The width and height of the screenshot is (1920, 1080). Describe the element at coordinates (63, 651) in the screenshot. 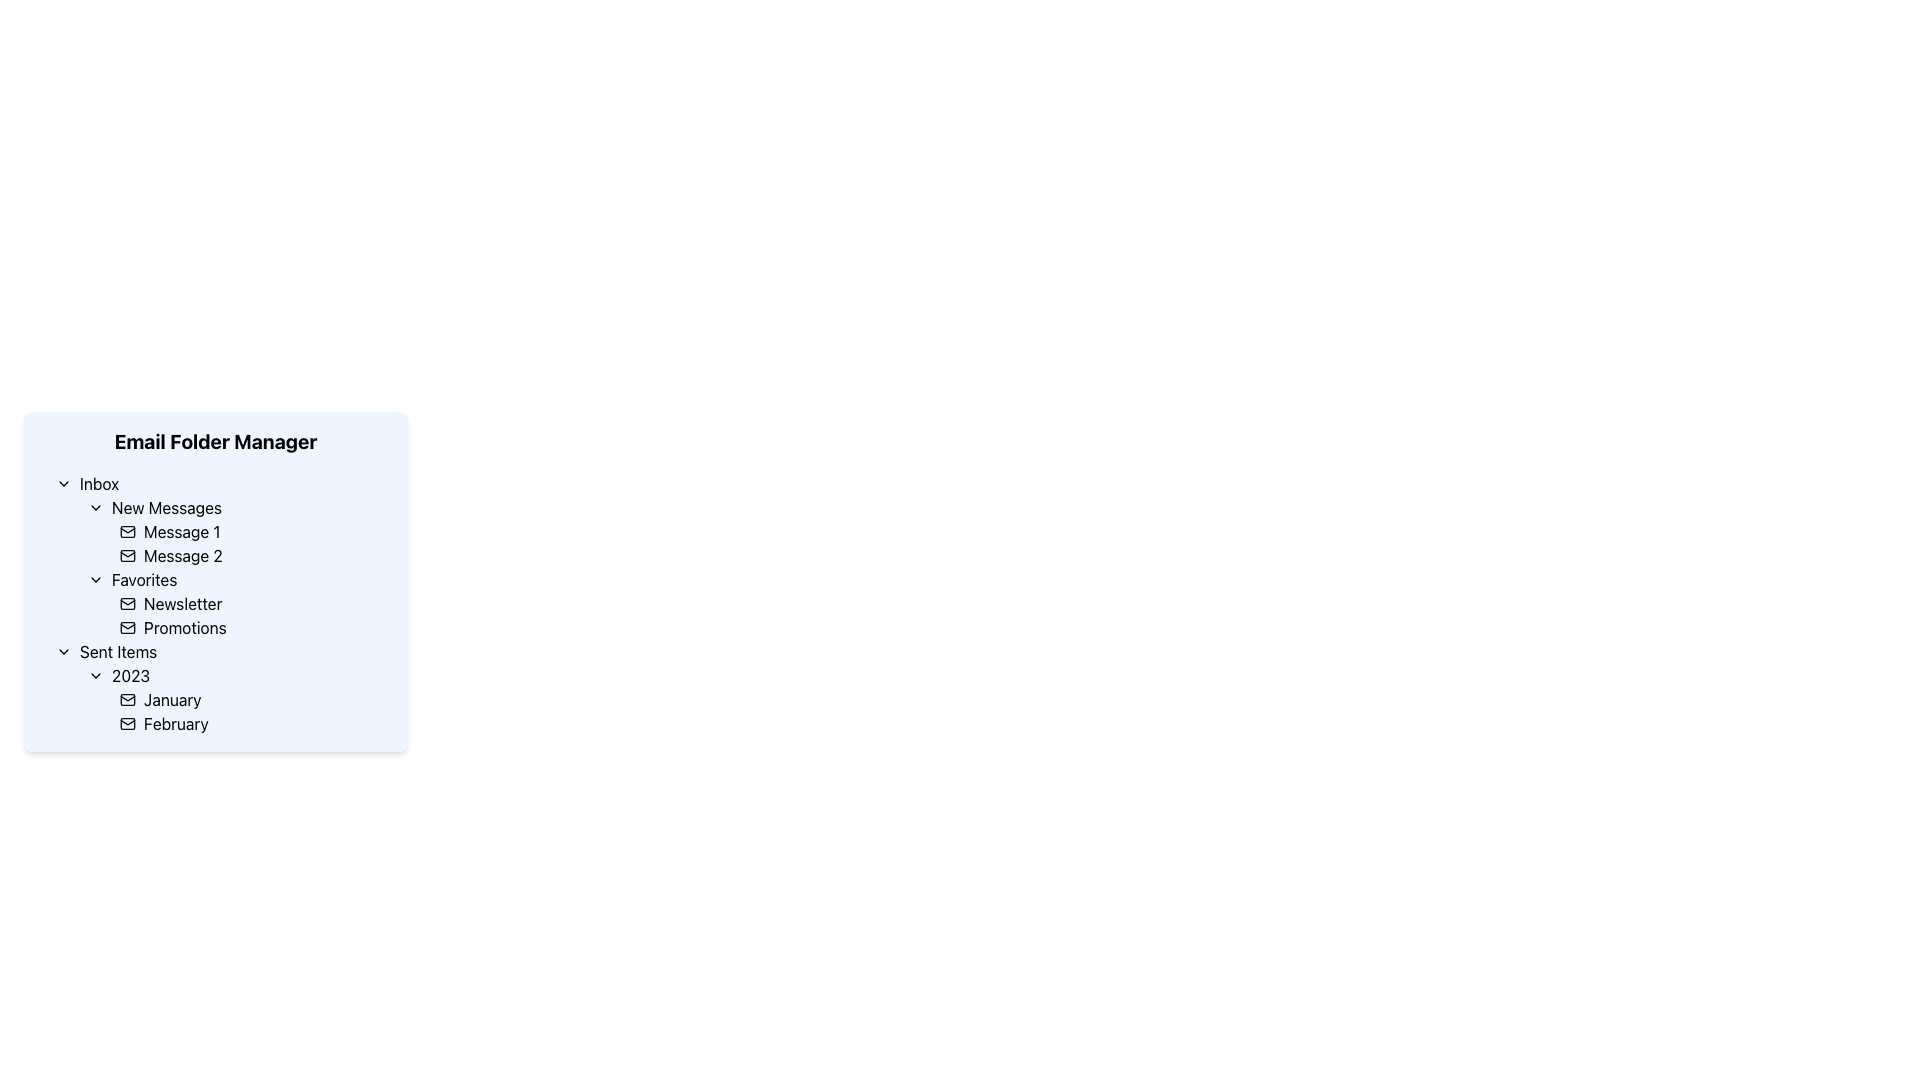

I see `the toggle icon located to the left of the 'Sent Items' label in the navigation structure` at that location.